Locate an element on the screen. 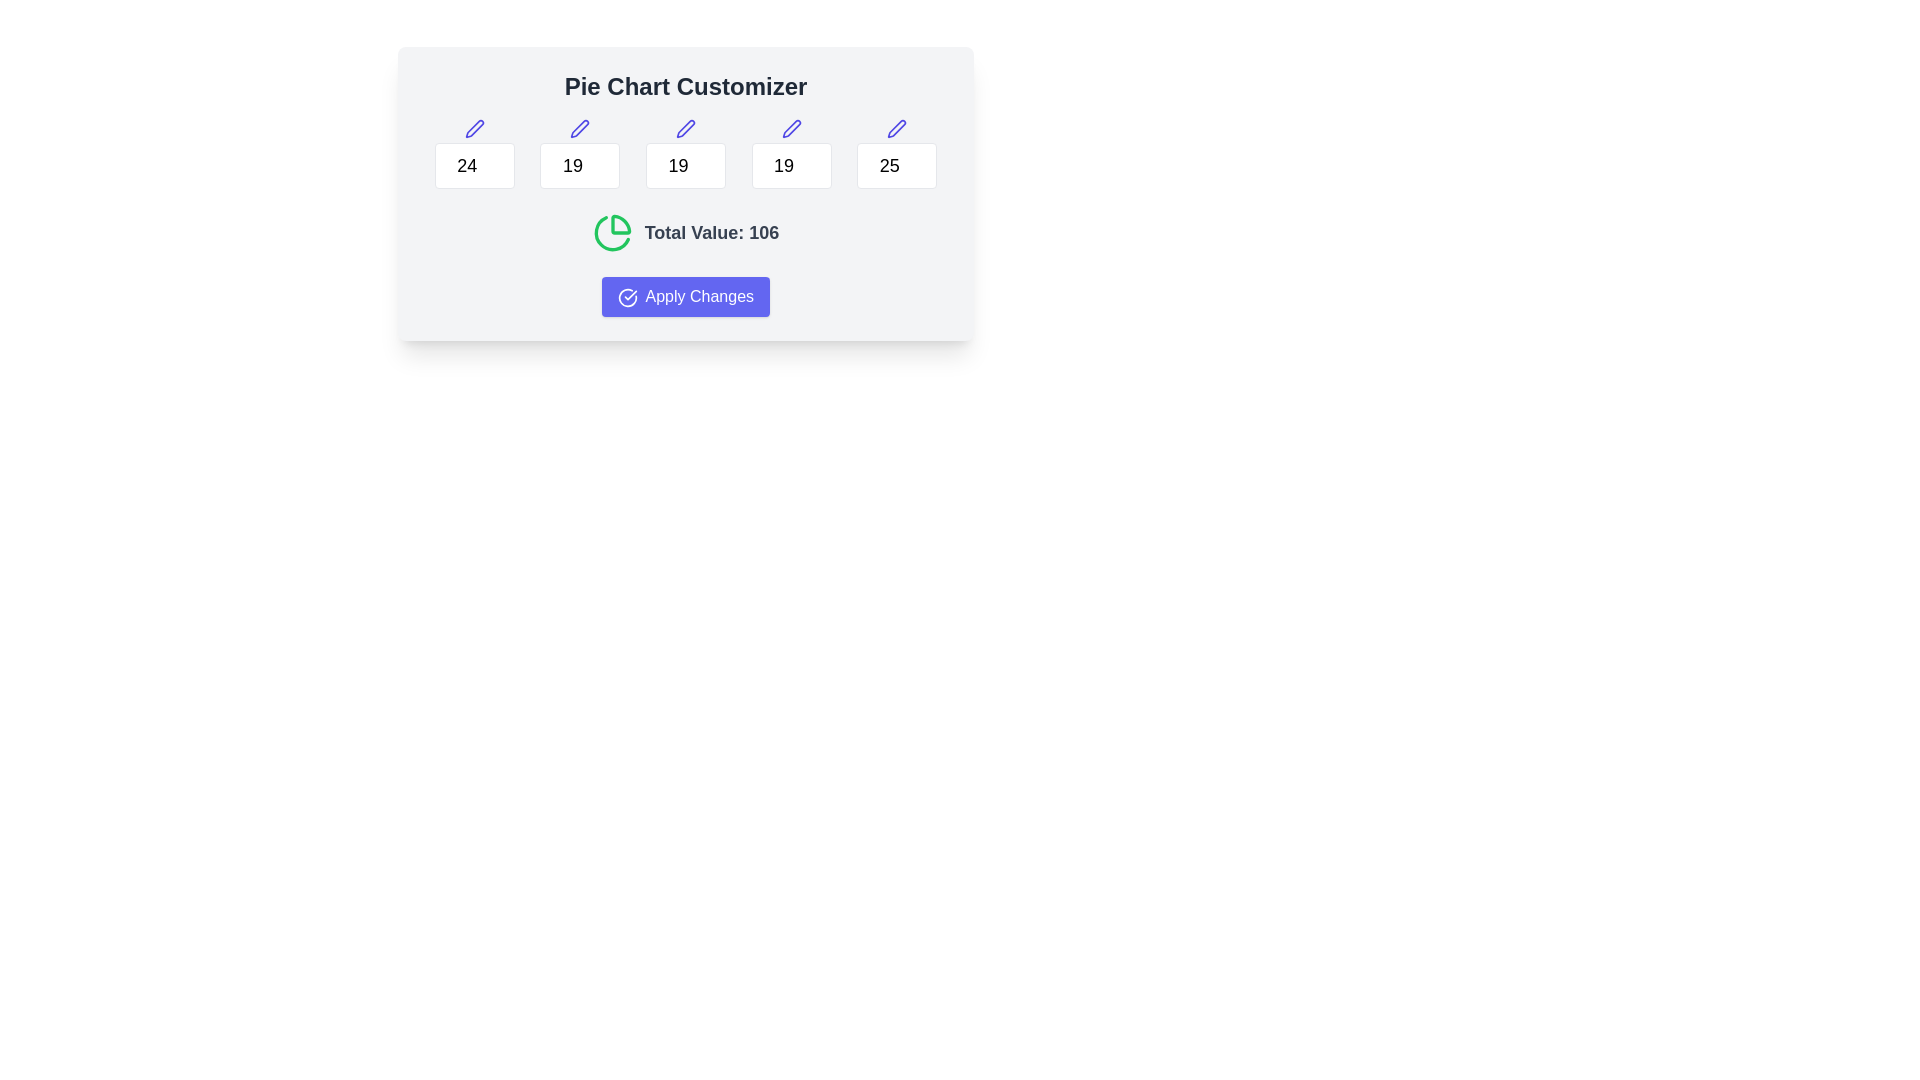  the green outlined pie chart segment located near the label 'Total Value: 106' and above the 'Apply Changes' button is located at coordinates (610, 232).